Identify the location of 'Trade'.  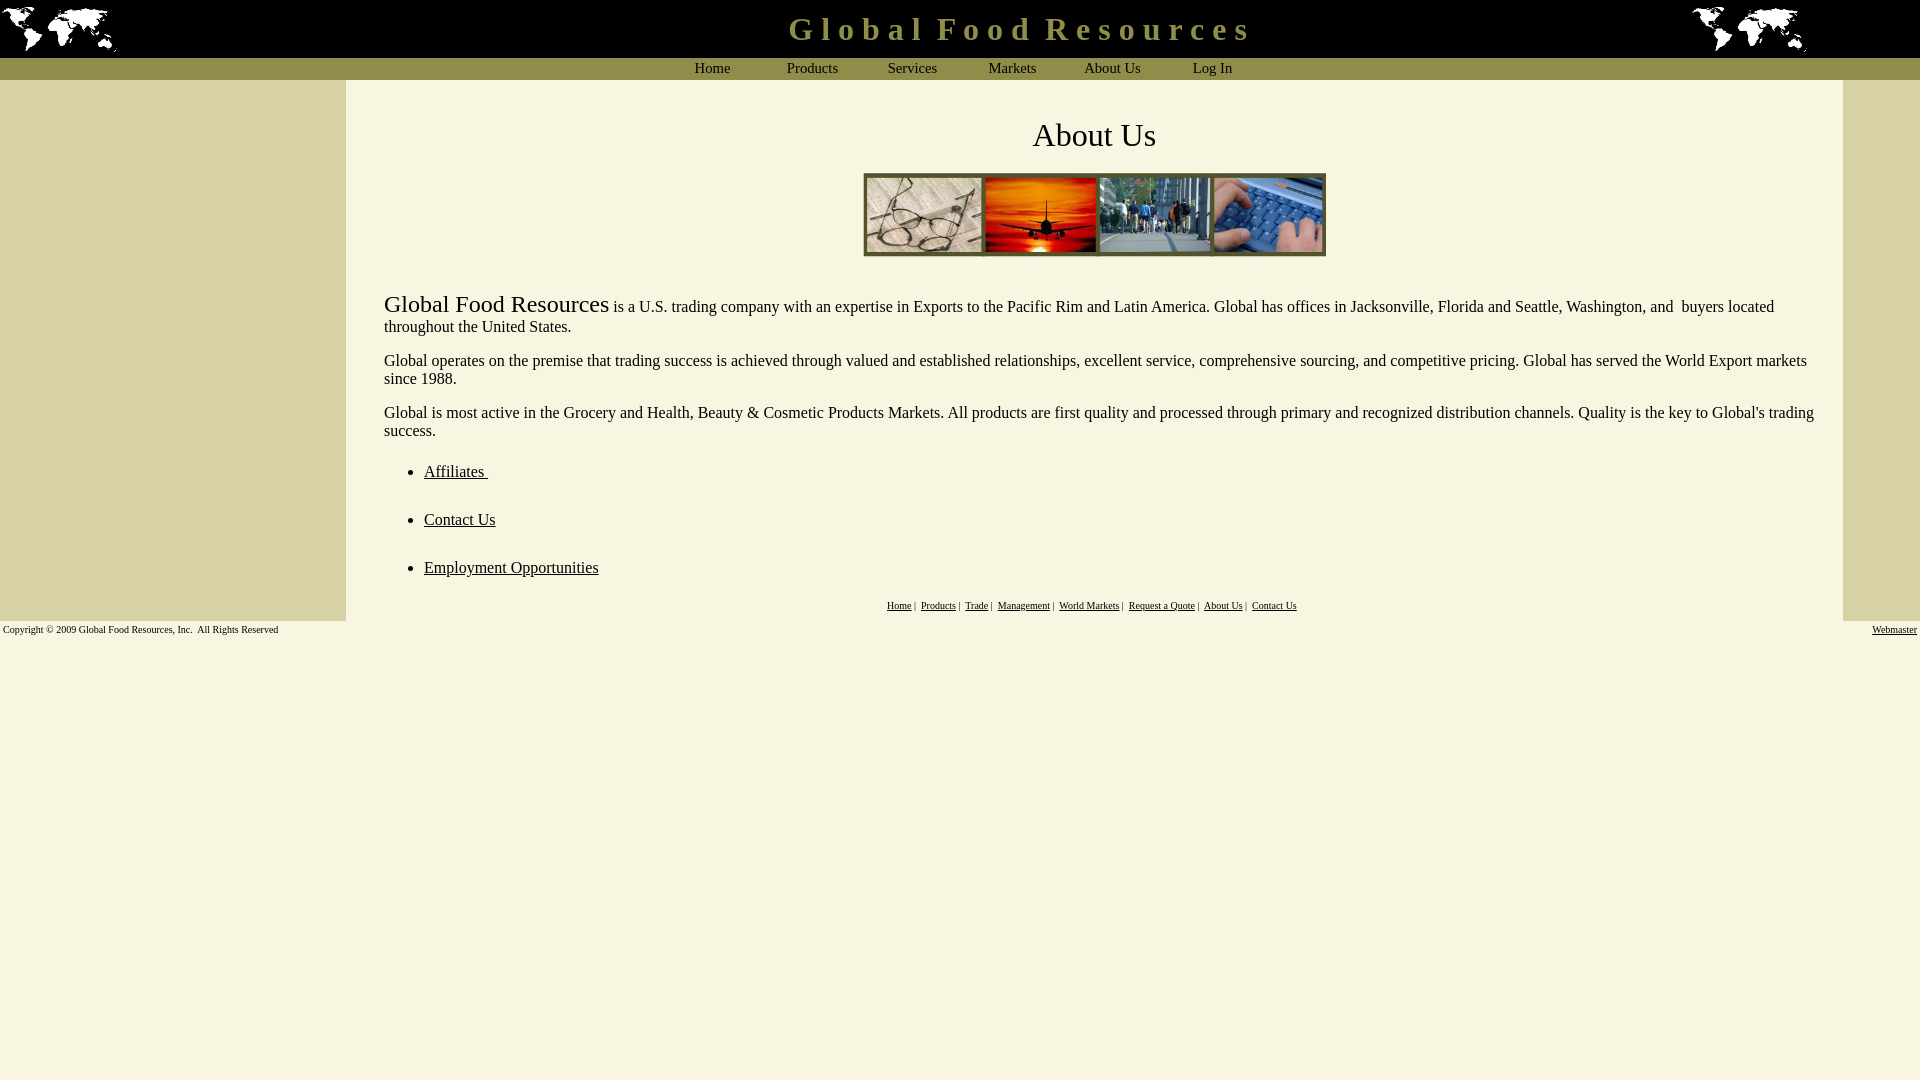
(976, 604).